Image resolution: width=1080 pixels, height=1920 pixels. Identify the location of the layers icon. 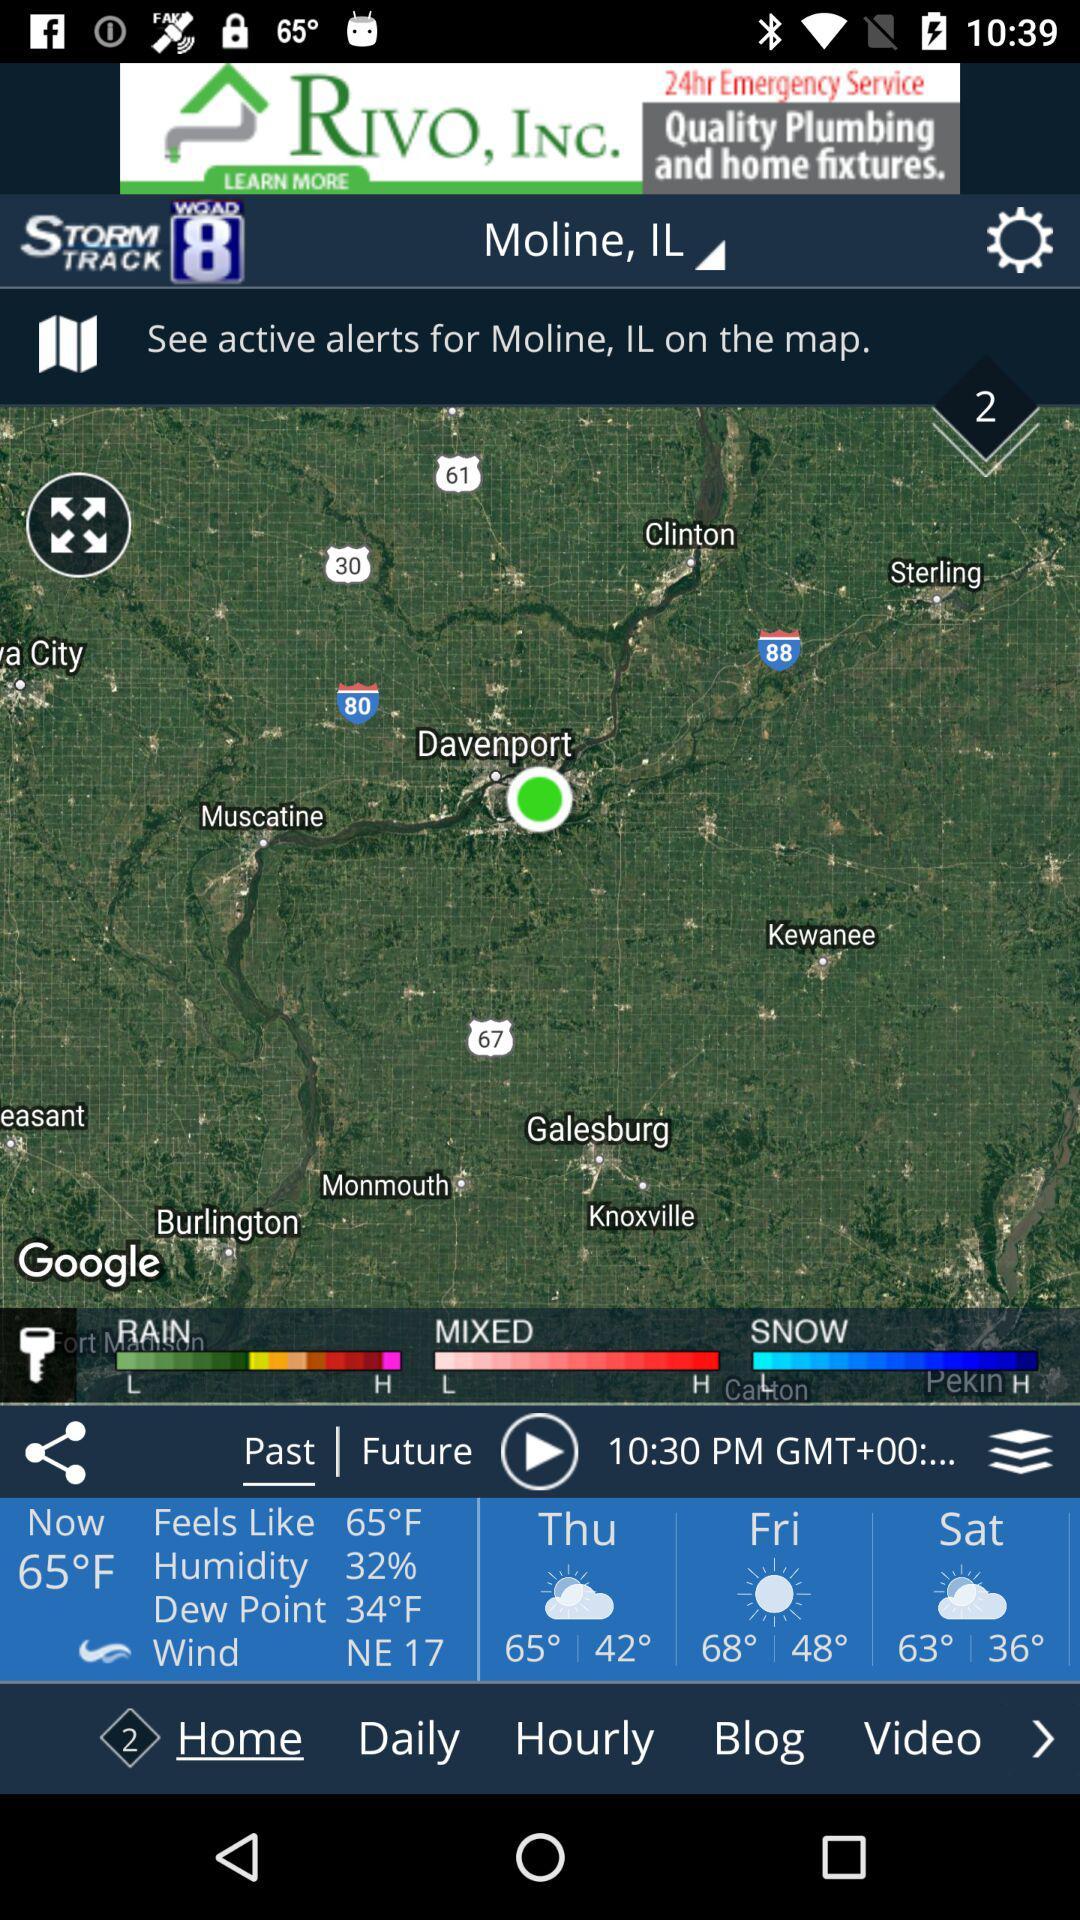
(1020, 1451).